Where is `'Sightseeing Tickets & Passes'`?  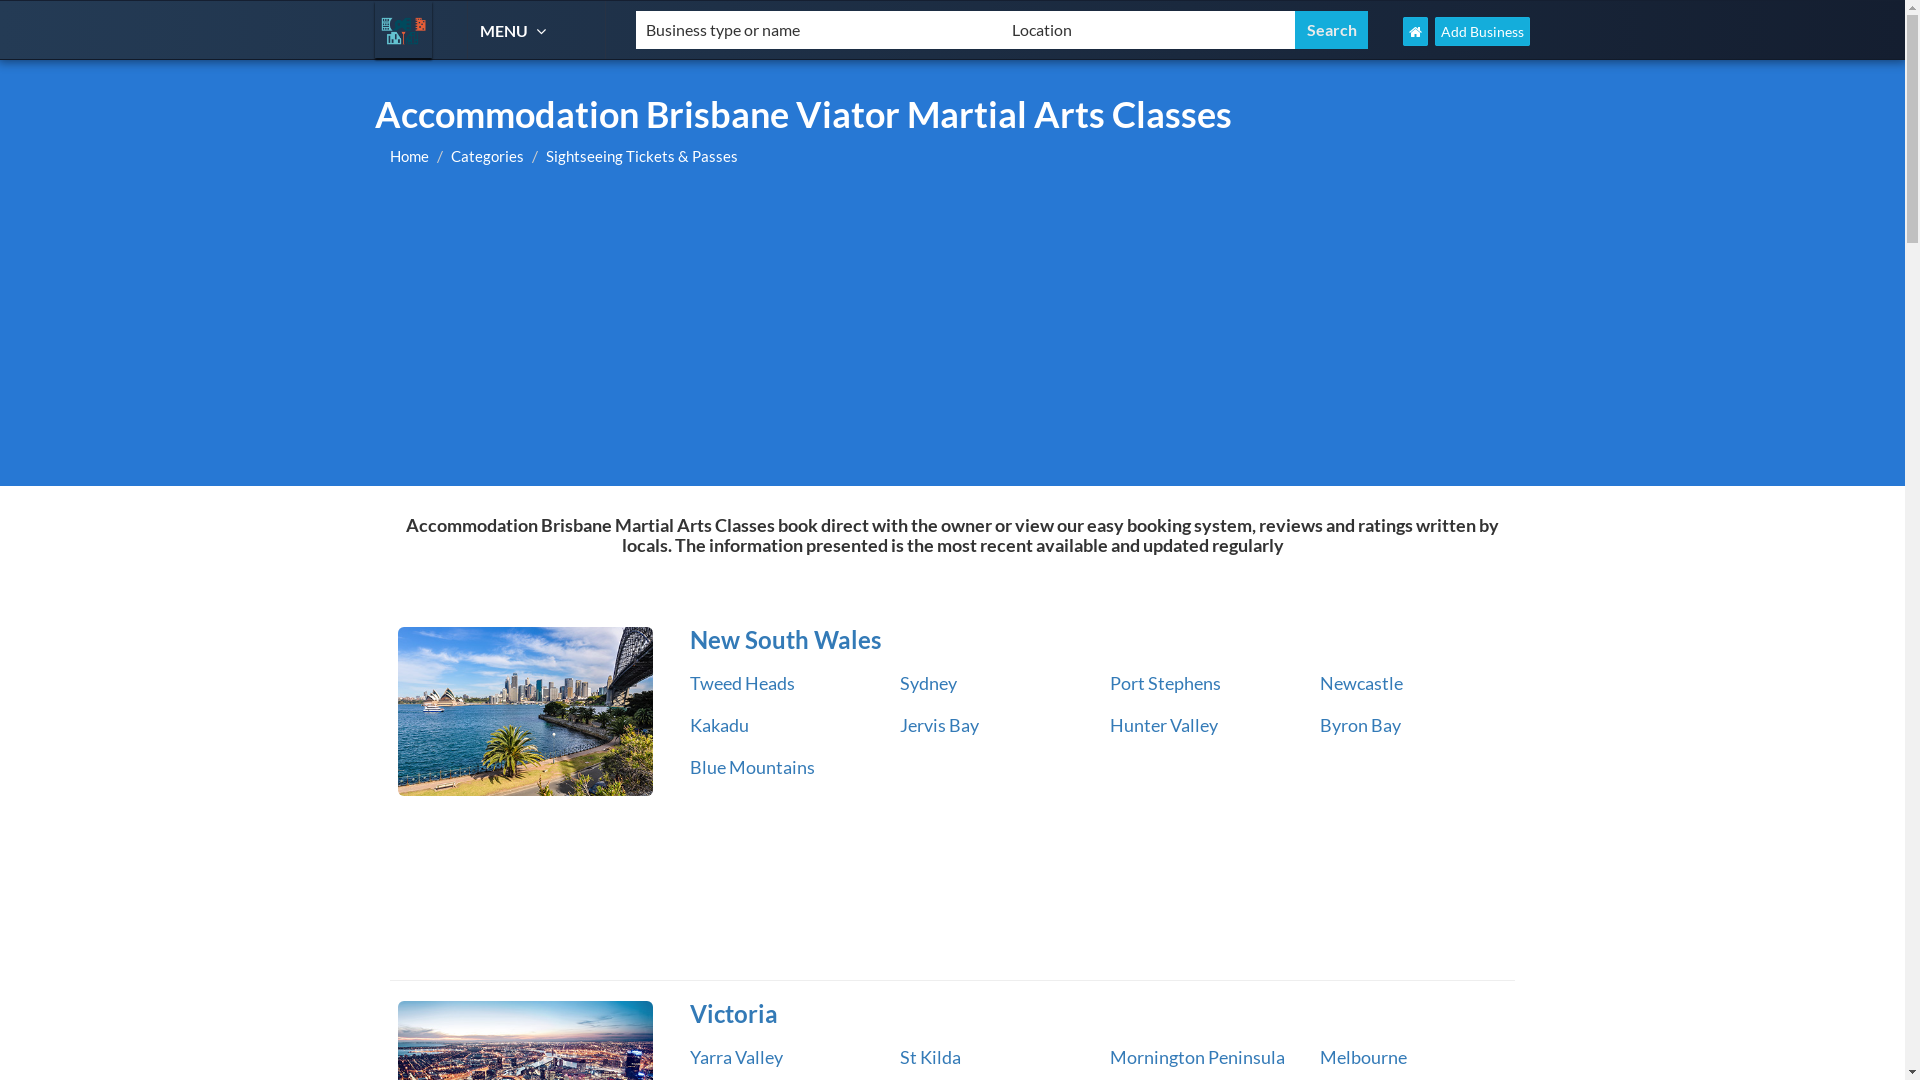
'Sightseeing Tickets & Passes' is located at coordinates (642, 154).